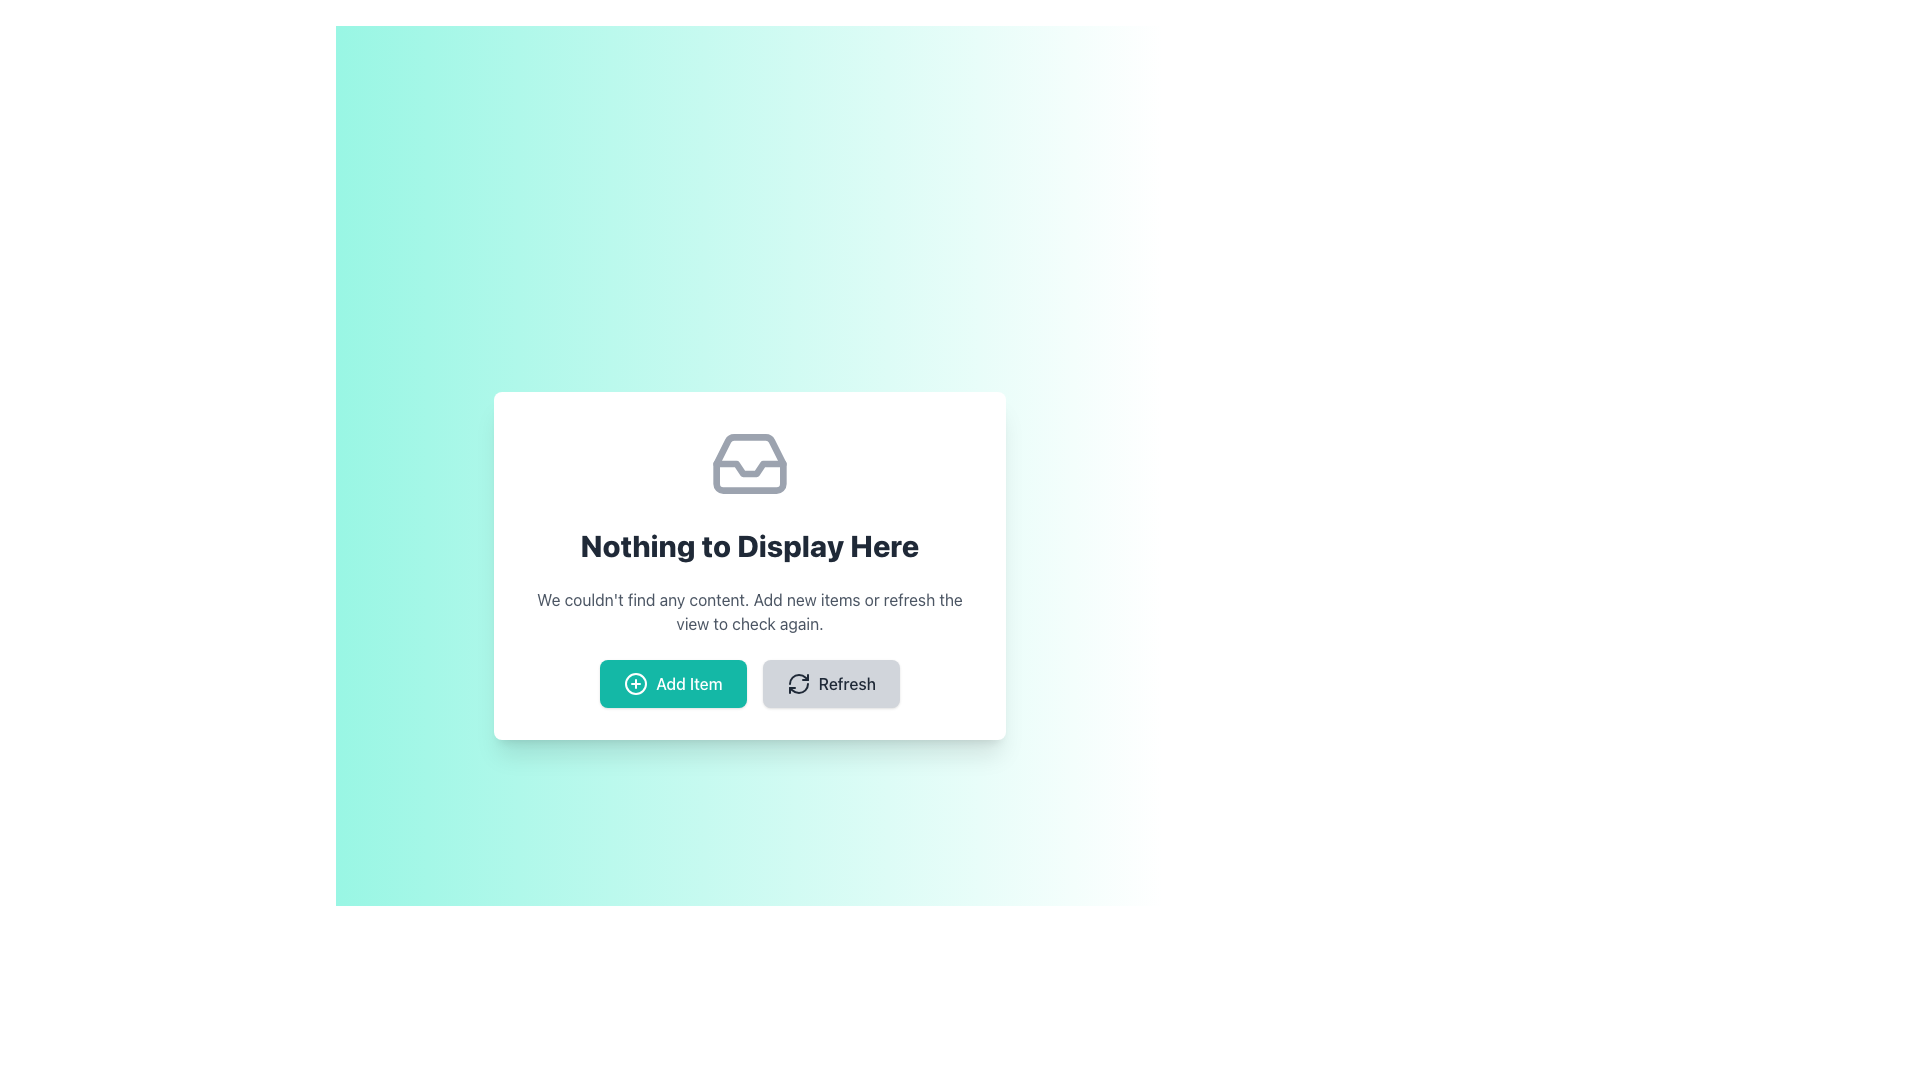 Image resolution: width=1920 pixels, height=1080 pixels. What do you see at coordinates (635, 682) in the screenshot?
I see `the decorative background element, which is a green outlined circle with a white background, associated with the '+' icon for adding an item` at bounding box center [635, 682].